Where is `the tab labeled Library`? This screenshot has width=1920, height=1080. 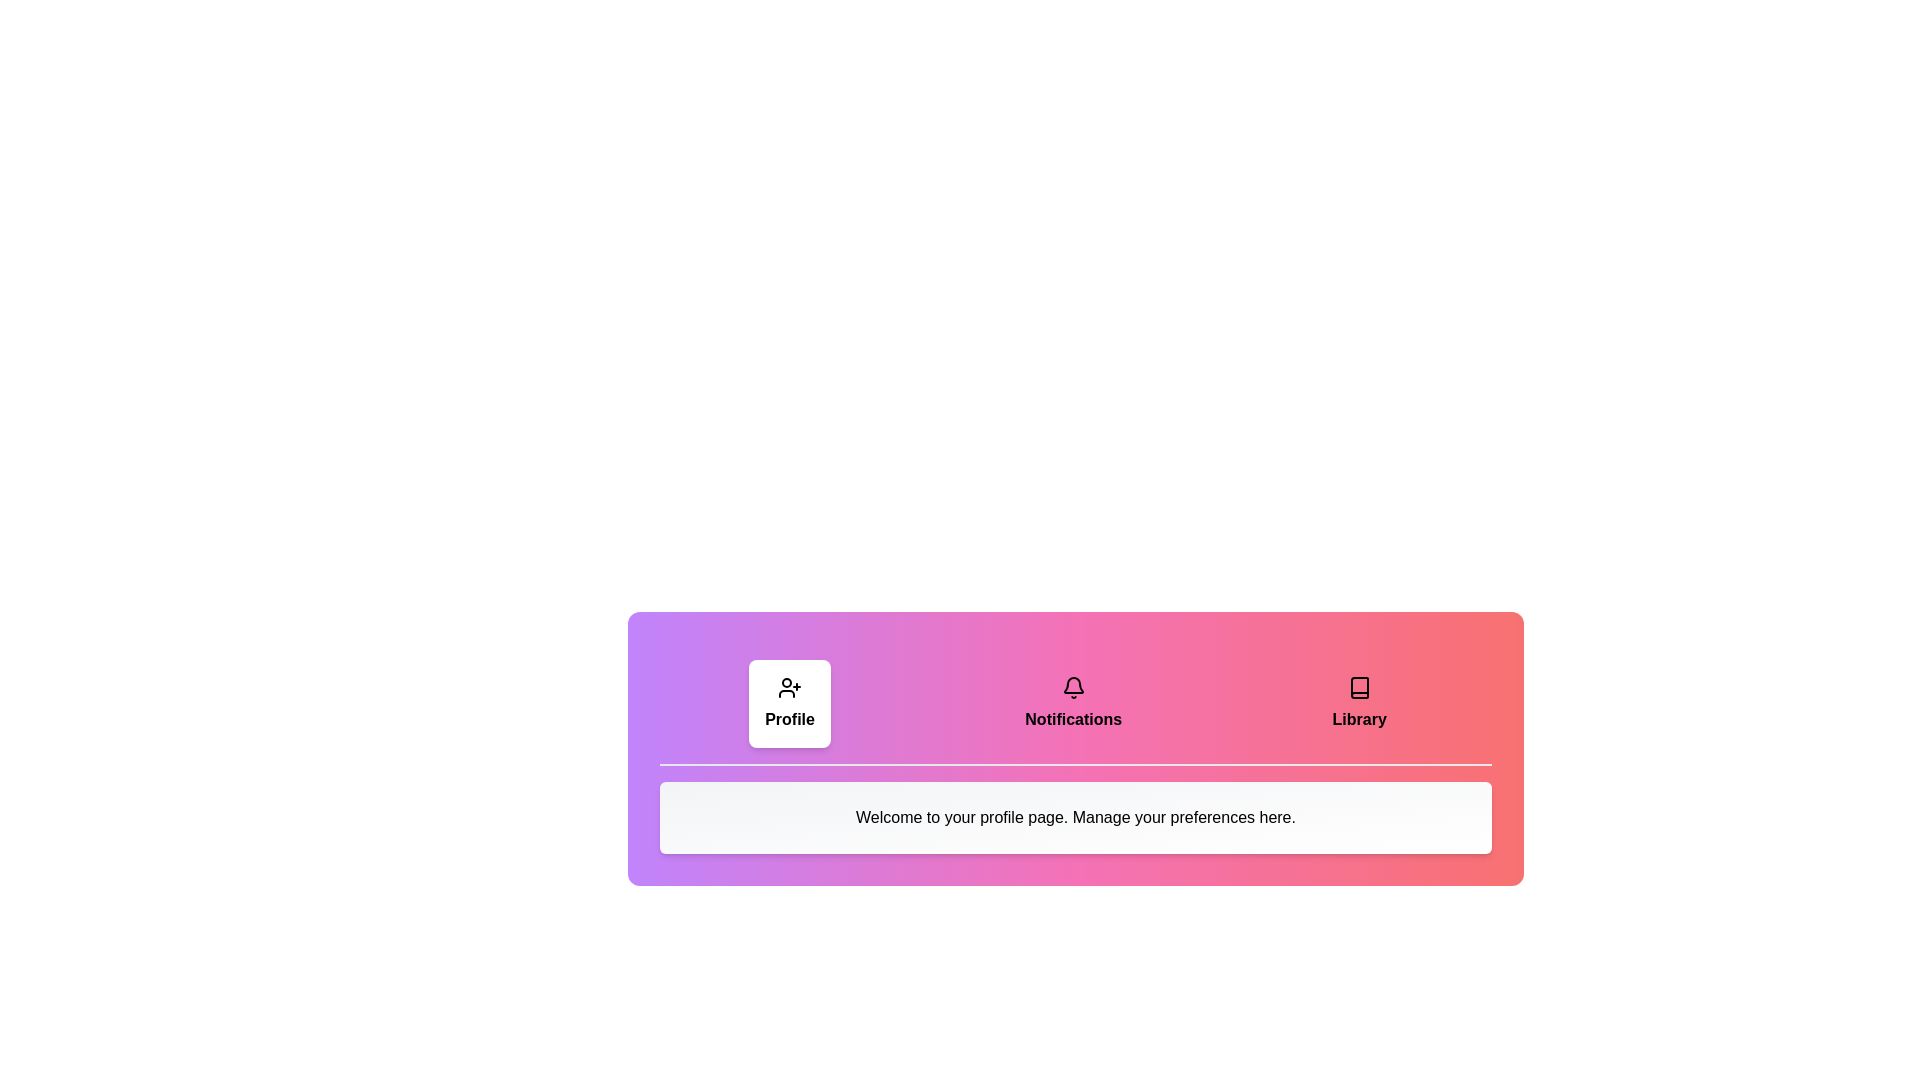 the tab labeled Library is located at coordinates (1359, 703).